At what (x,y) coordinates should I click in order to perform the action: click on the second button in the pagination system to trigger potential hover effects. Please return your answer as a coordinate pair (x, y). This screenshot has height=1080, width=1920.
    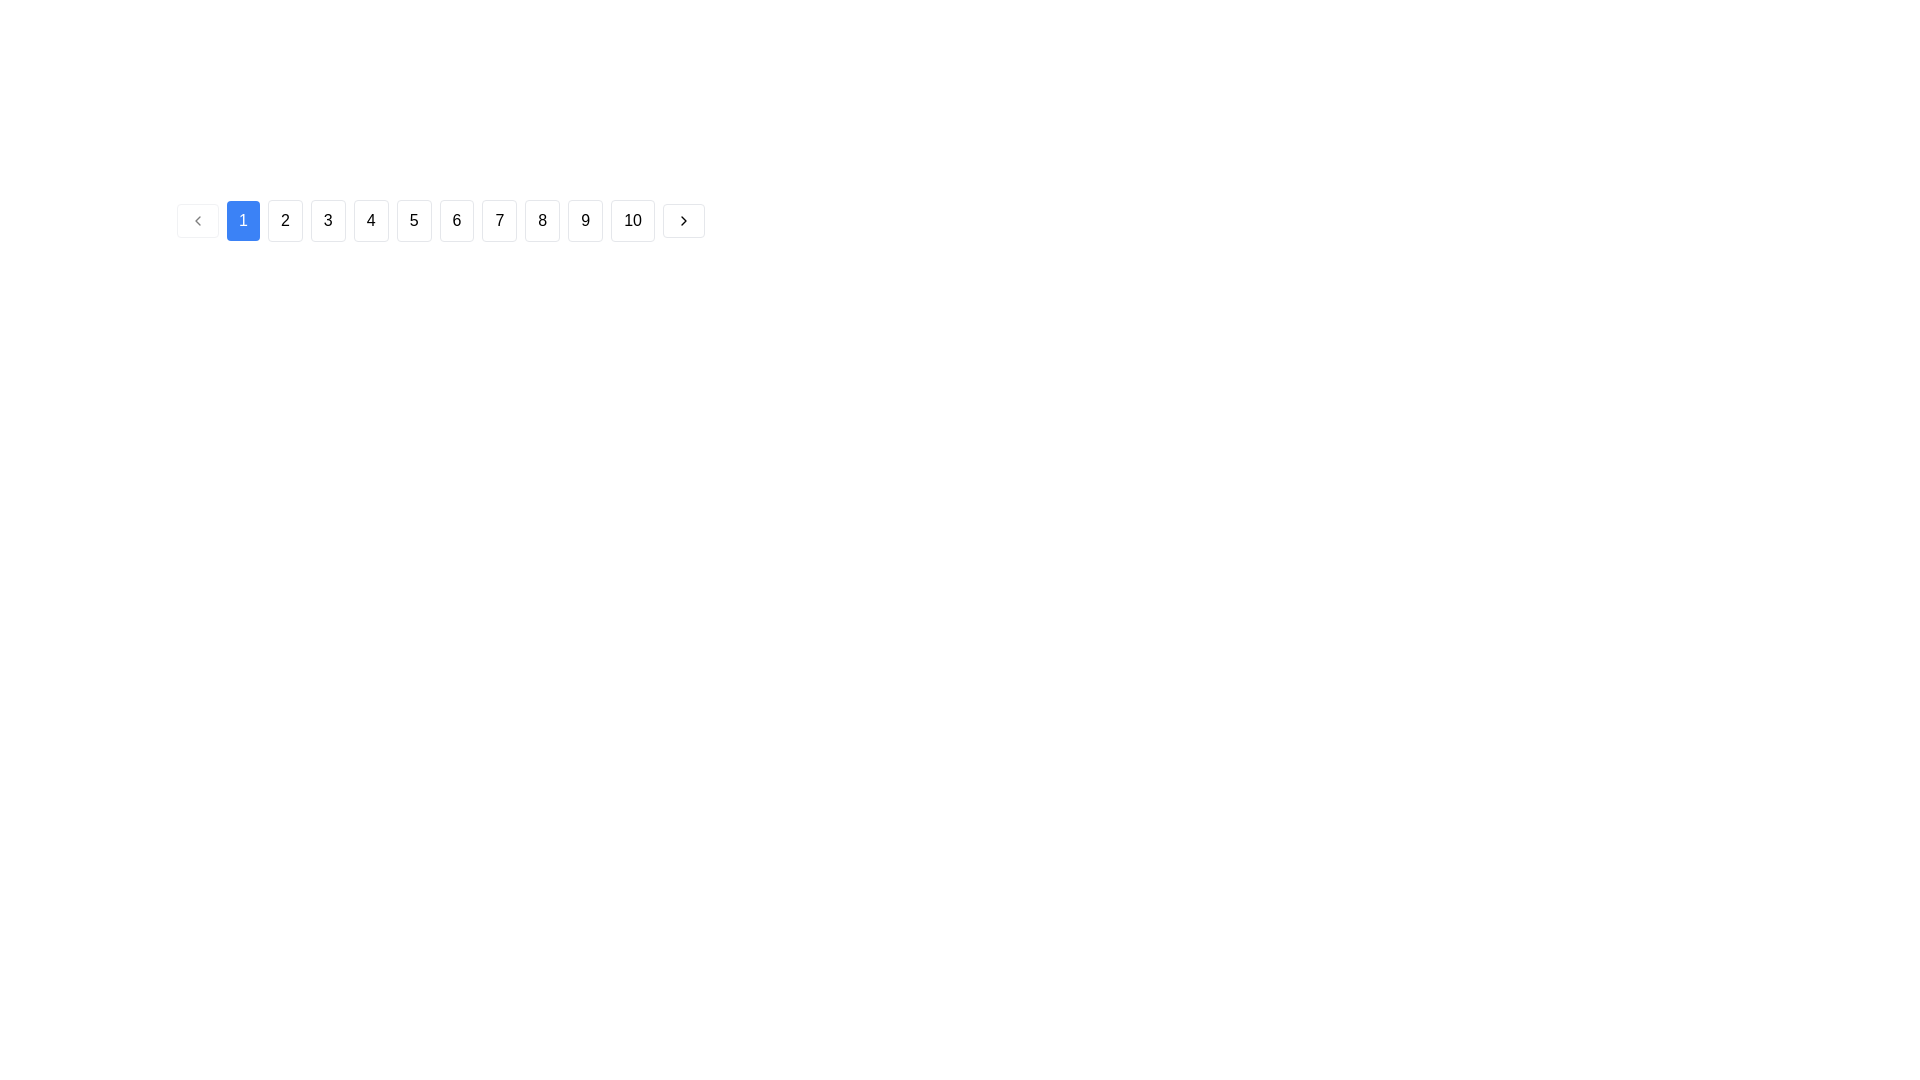
    Looking at the image, I should click on (242, 220).